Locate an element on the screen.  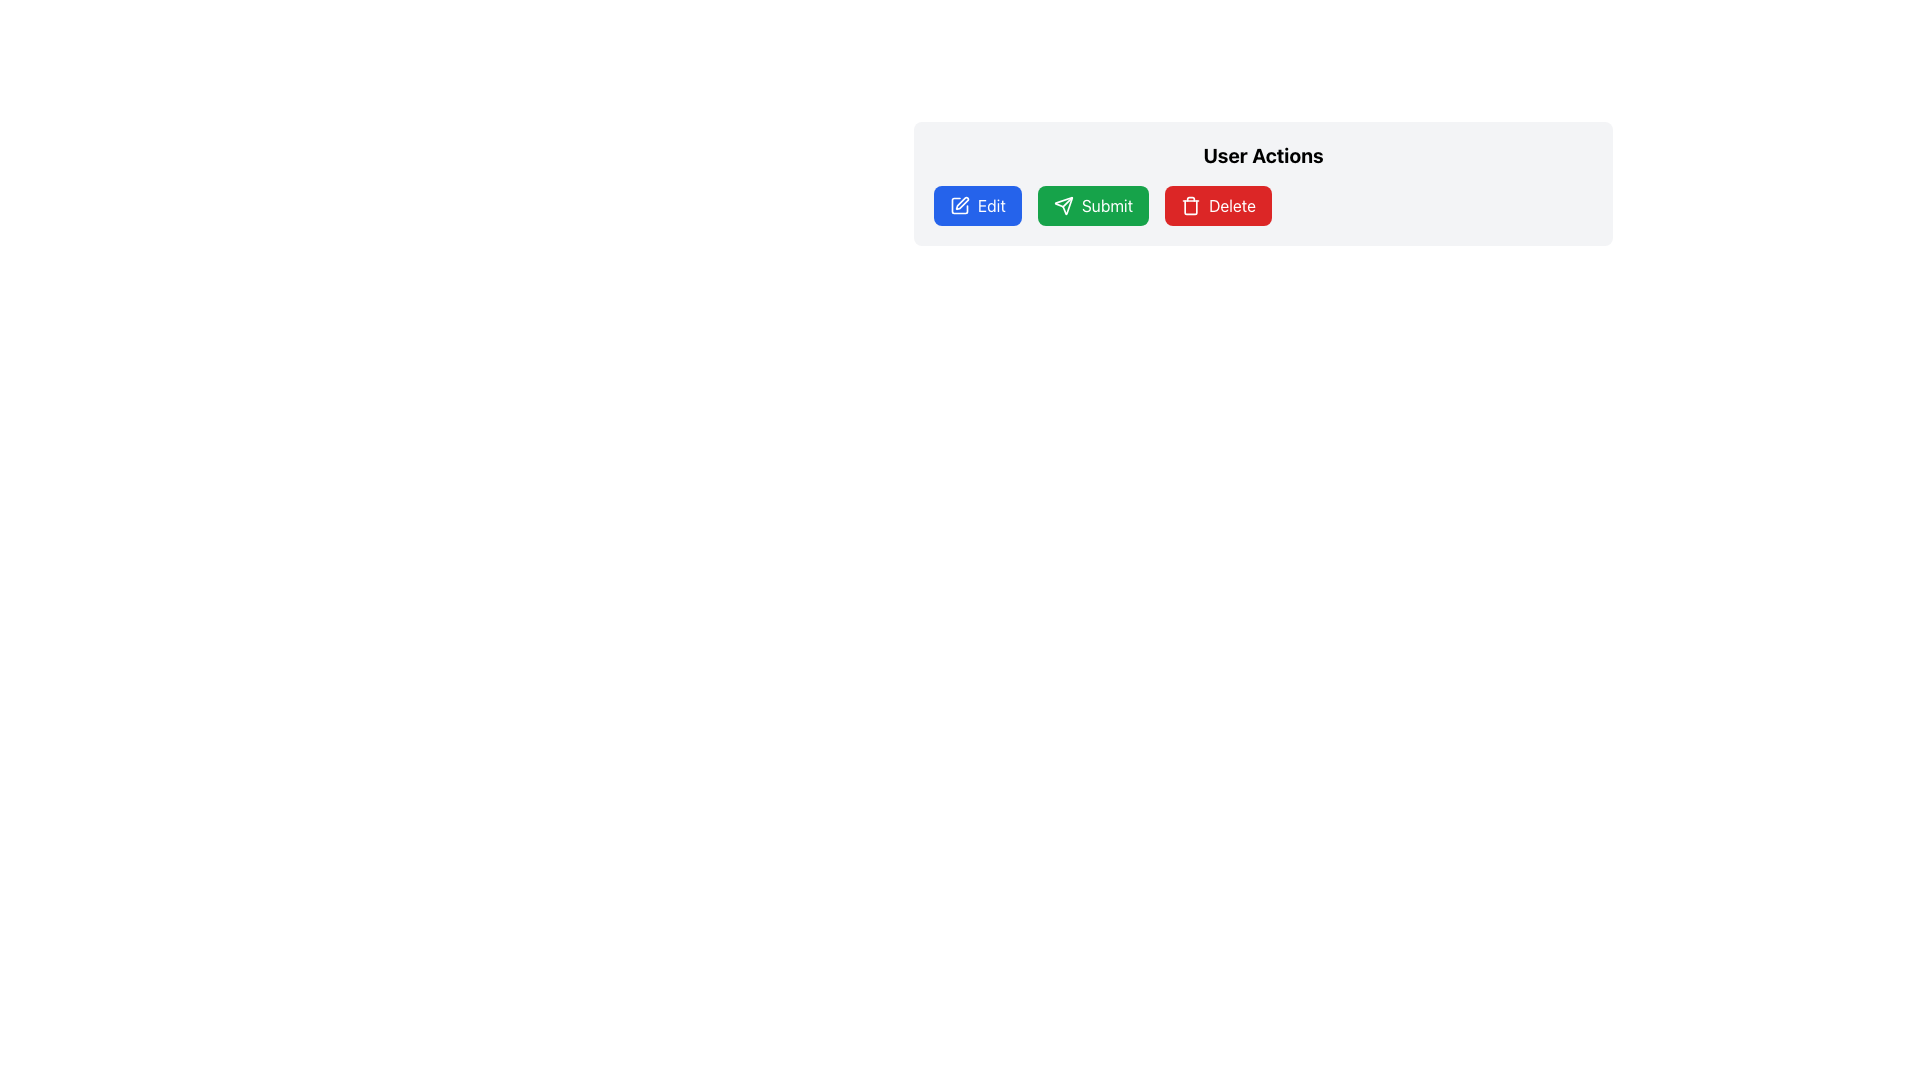
the graphic icon within the 'Edit' button, which serves as a visual indicator for editing functionality is located at coordinates (960, 205).